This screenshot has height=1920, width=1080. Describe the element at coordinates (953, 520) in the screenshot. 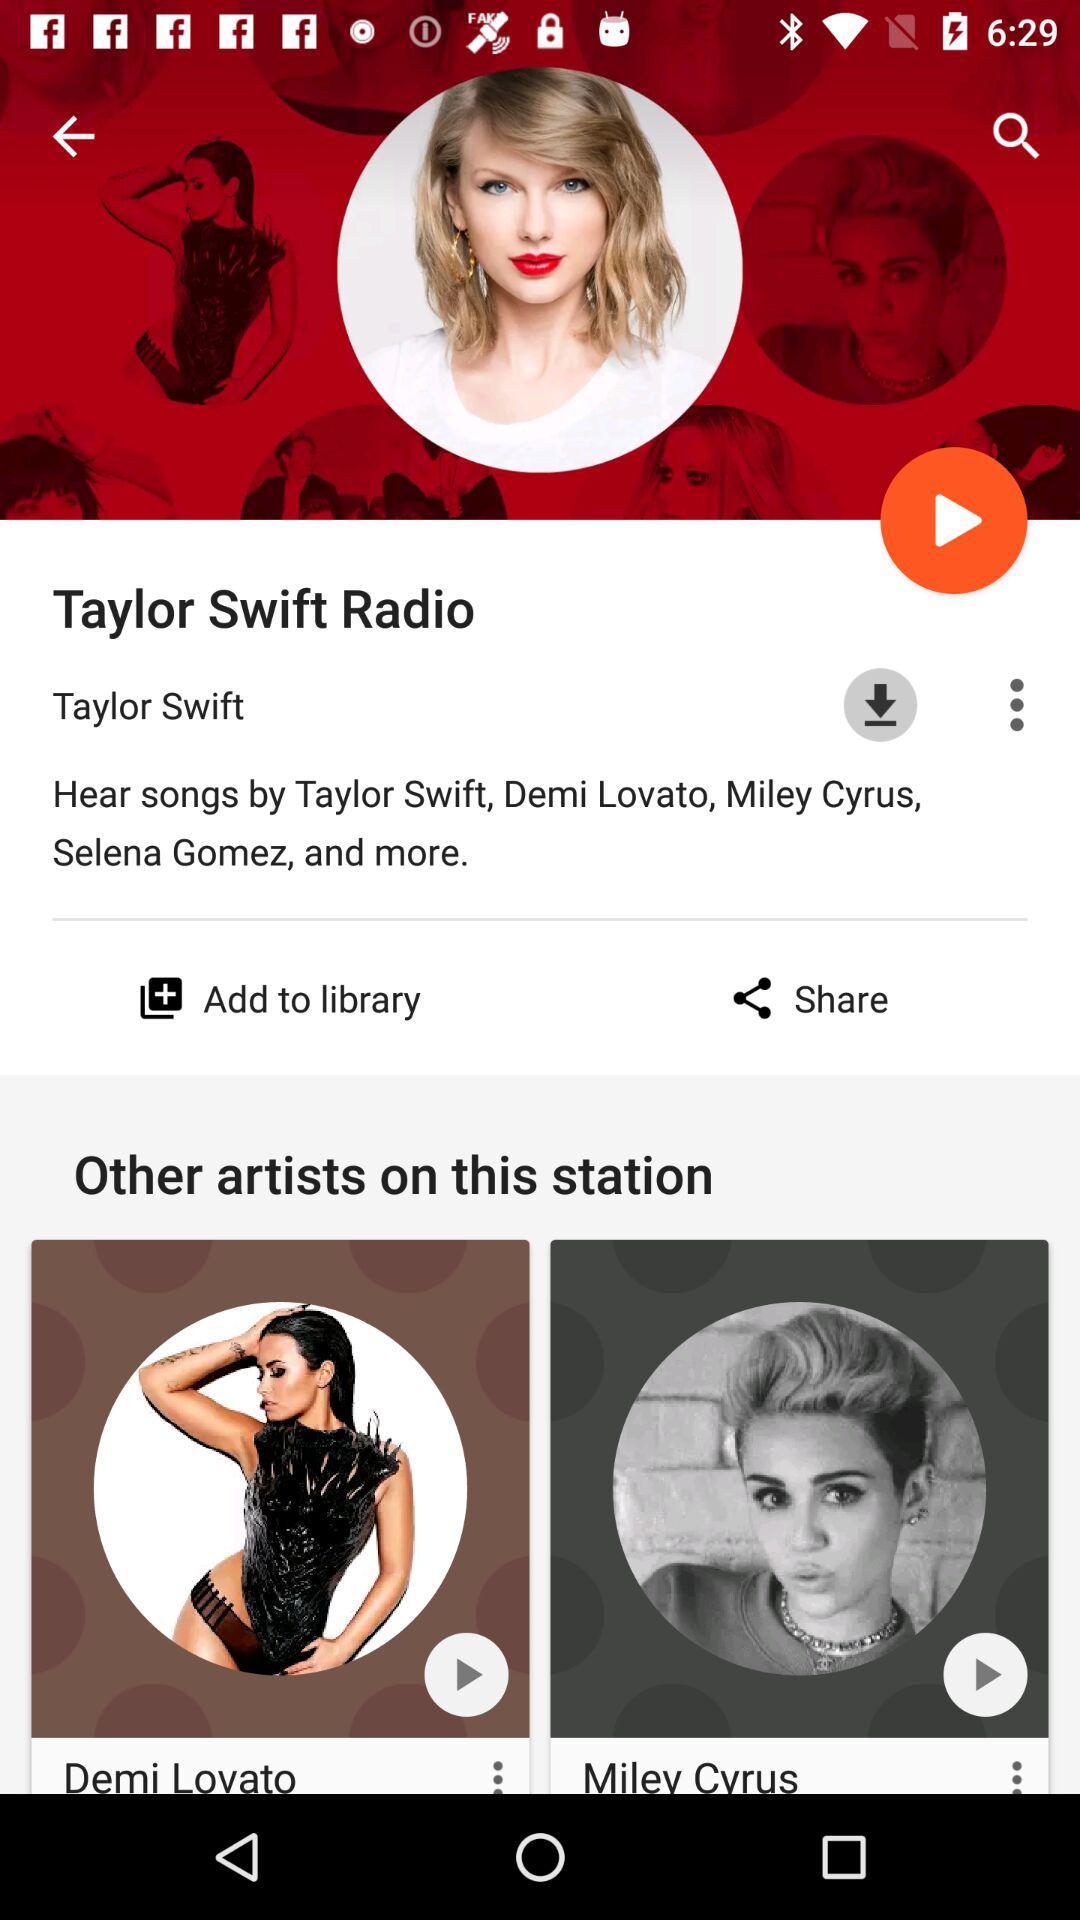

I see `play icon above download icon` at that location.